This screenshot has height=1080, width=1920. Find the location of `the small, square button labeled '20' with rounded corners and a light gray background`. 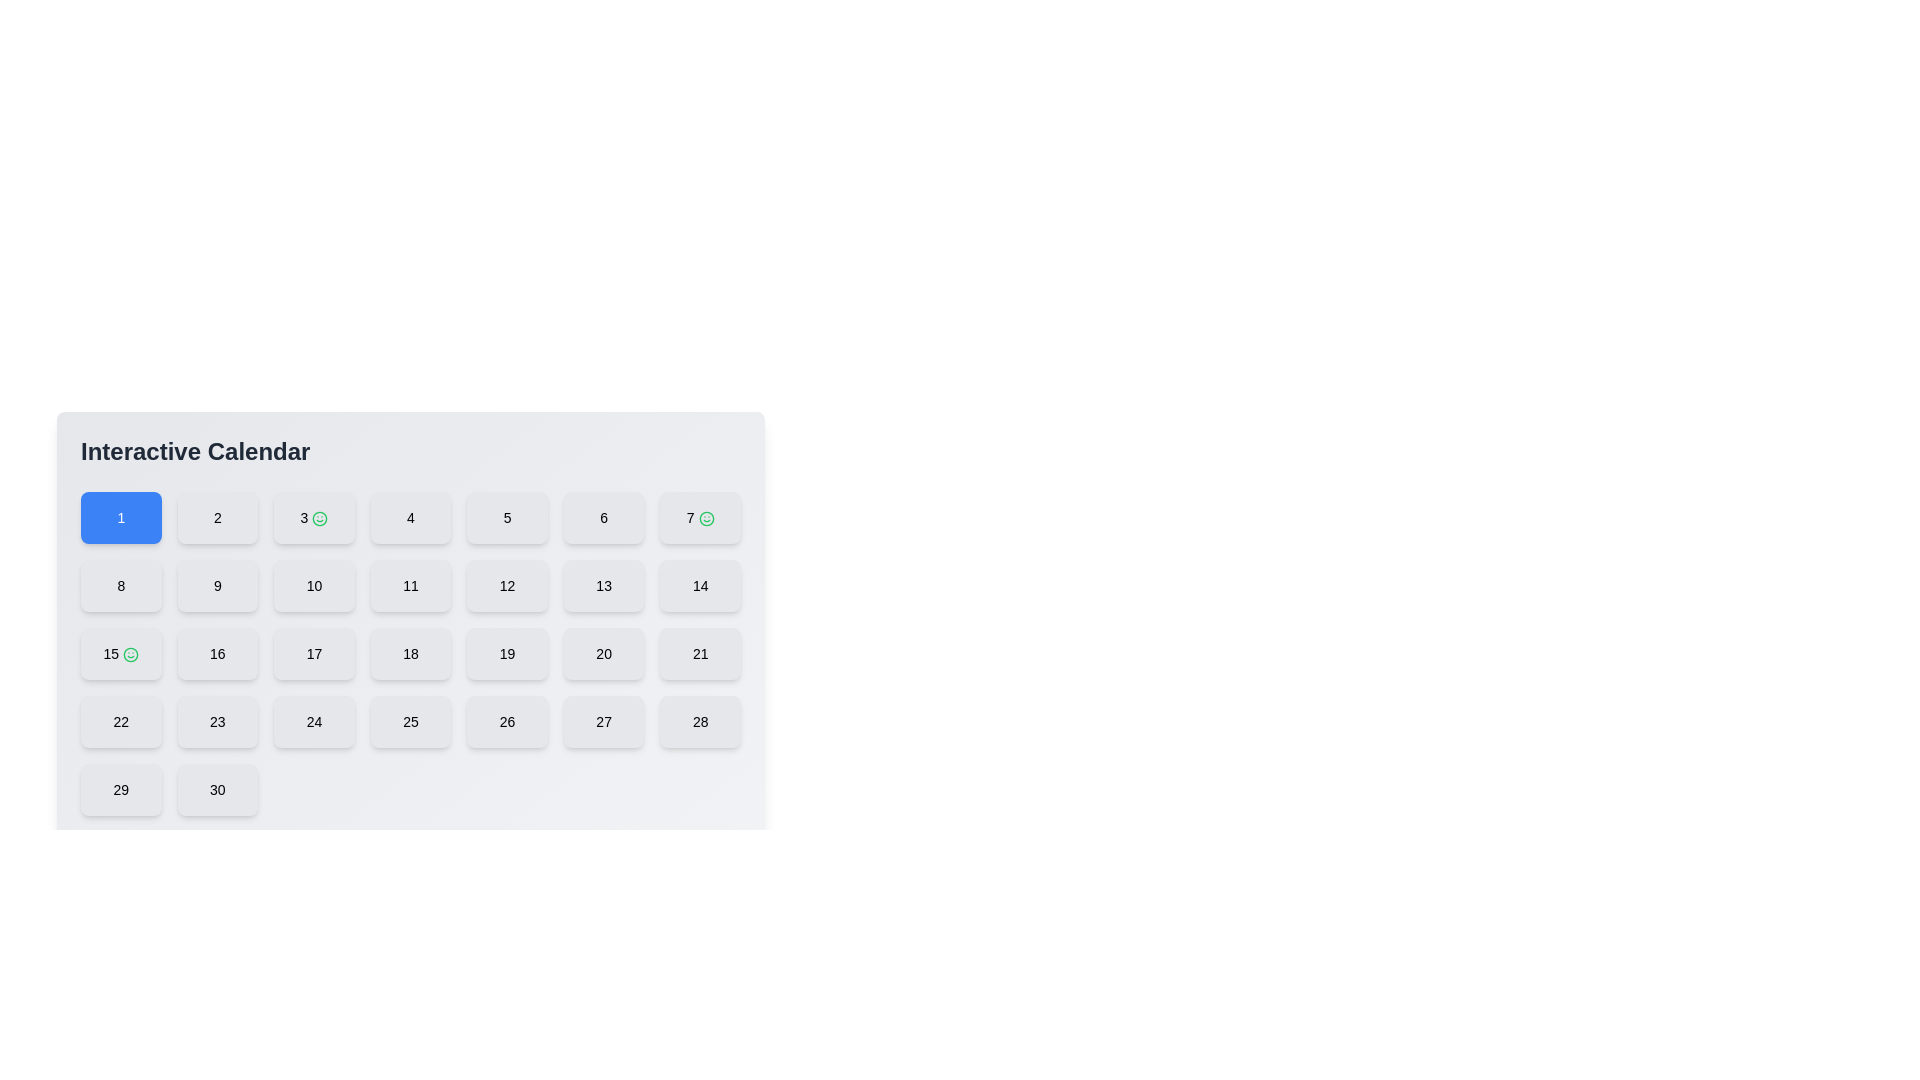

the small, square button labeled '20' with rounded corners and a light gray background is located at coordinates (603, 654).